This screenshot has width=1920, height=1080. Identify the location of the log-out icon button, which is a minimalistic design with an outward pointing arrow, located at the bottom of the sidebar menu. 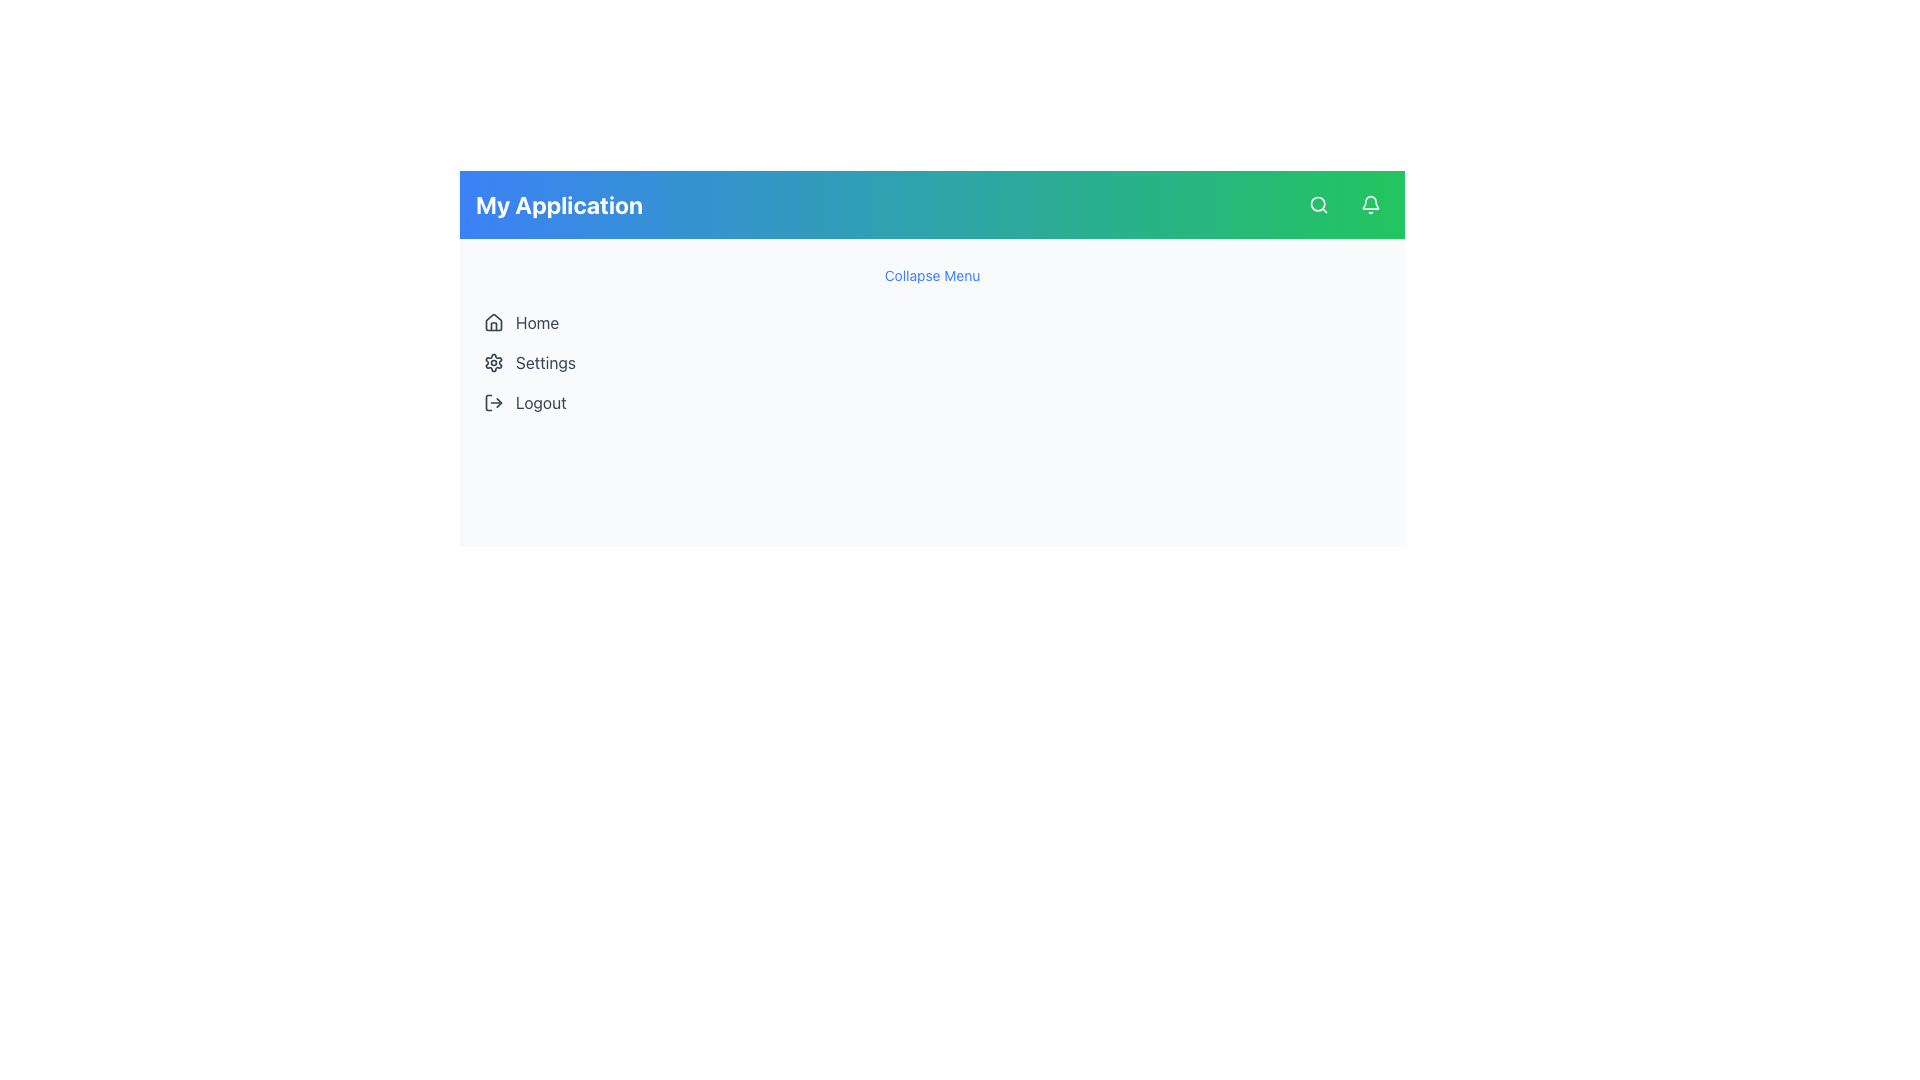
(494, 402).